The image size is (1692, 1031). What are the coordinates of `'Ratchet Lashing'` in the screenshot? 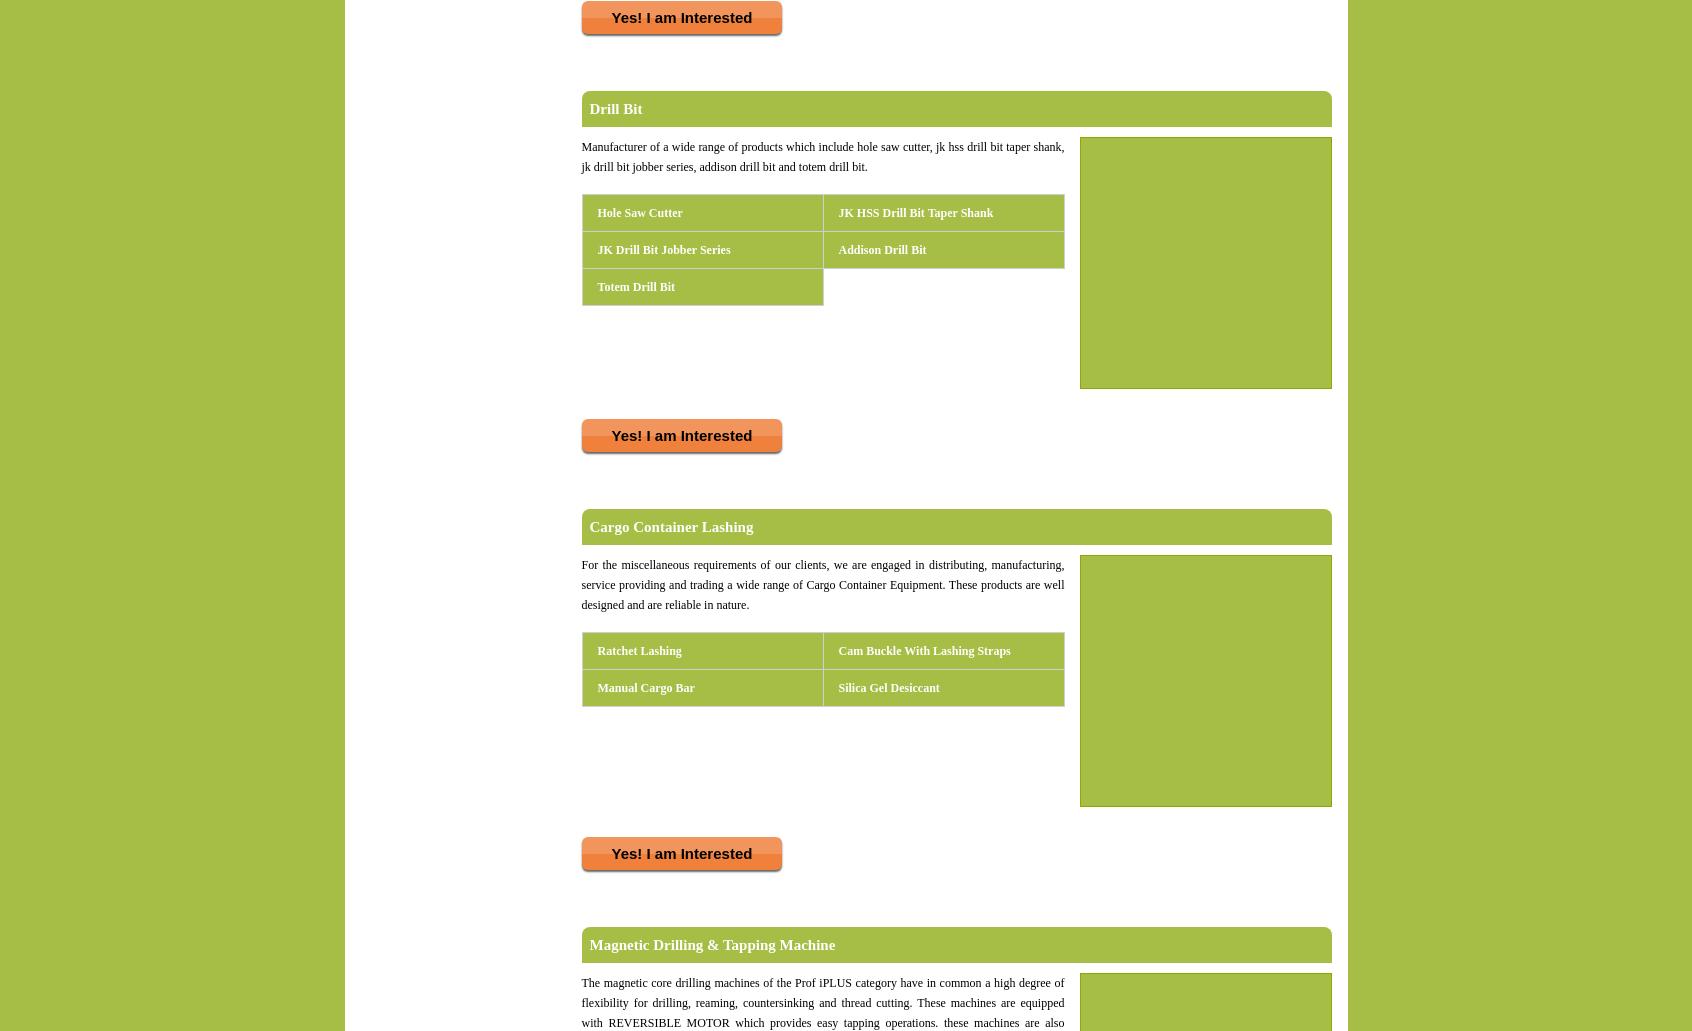 It's located at (595, 650).